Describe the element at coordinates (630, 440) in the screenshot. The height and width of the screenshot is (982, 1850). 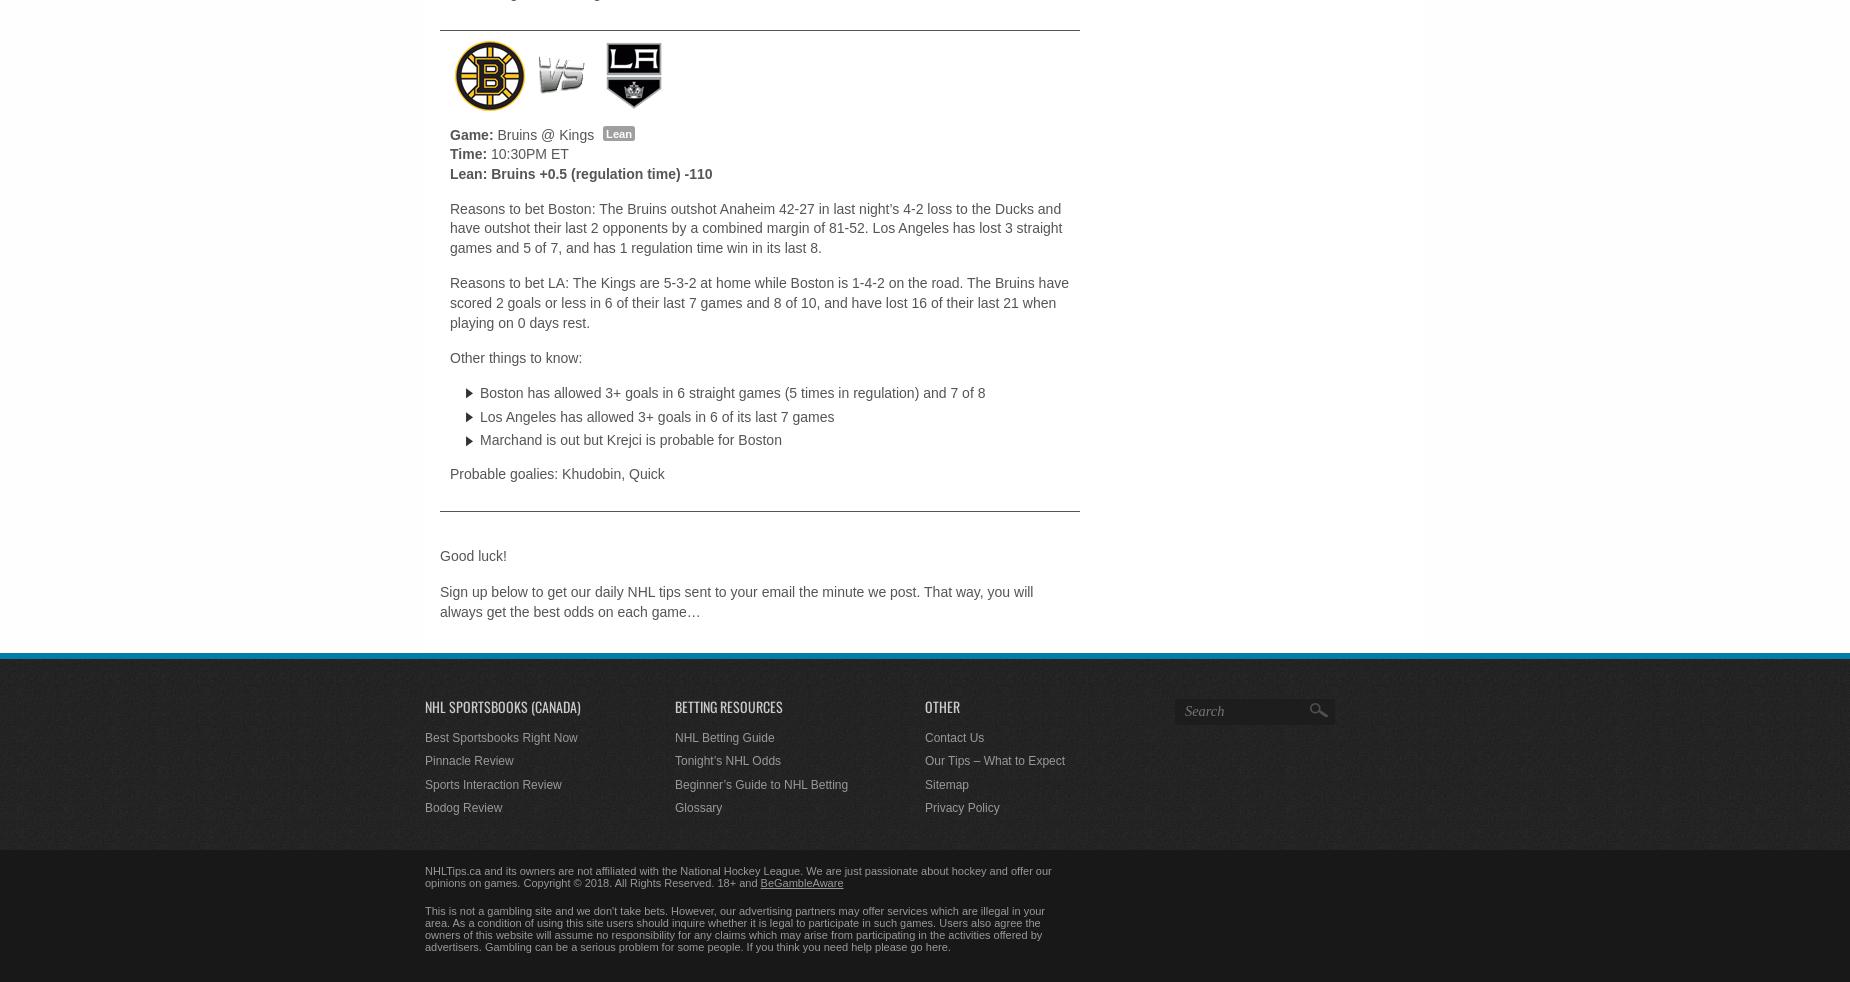
I see `'Marchand is out but Krejci is probable for Boston'` at that location.